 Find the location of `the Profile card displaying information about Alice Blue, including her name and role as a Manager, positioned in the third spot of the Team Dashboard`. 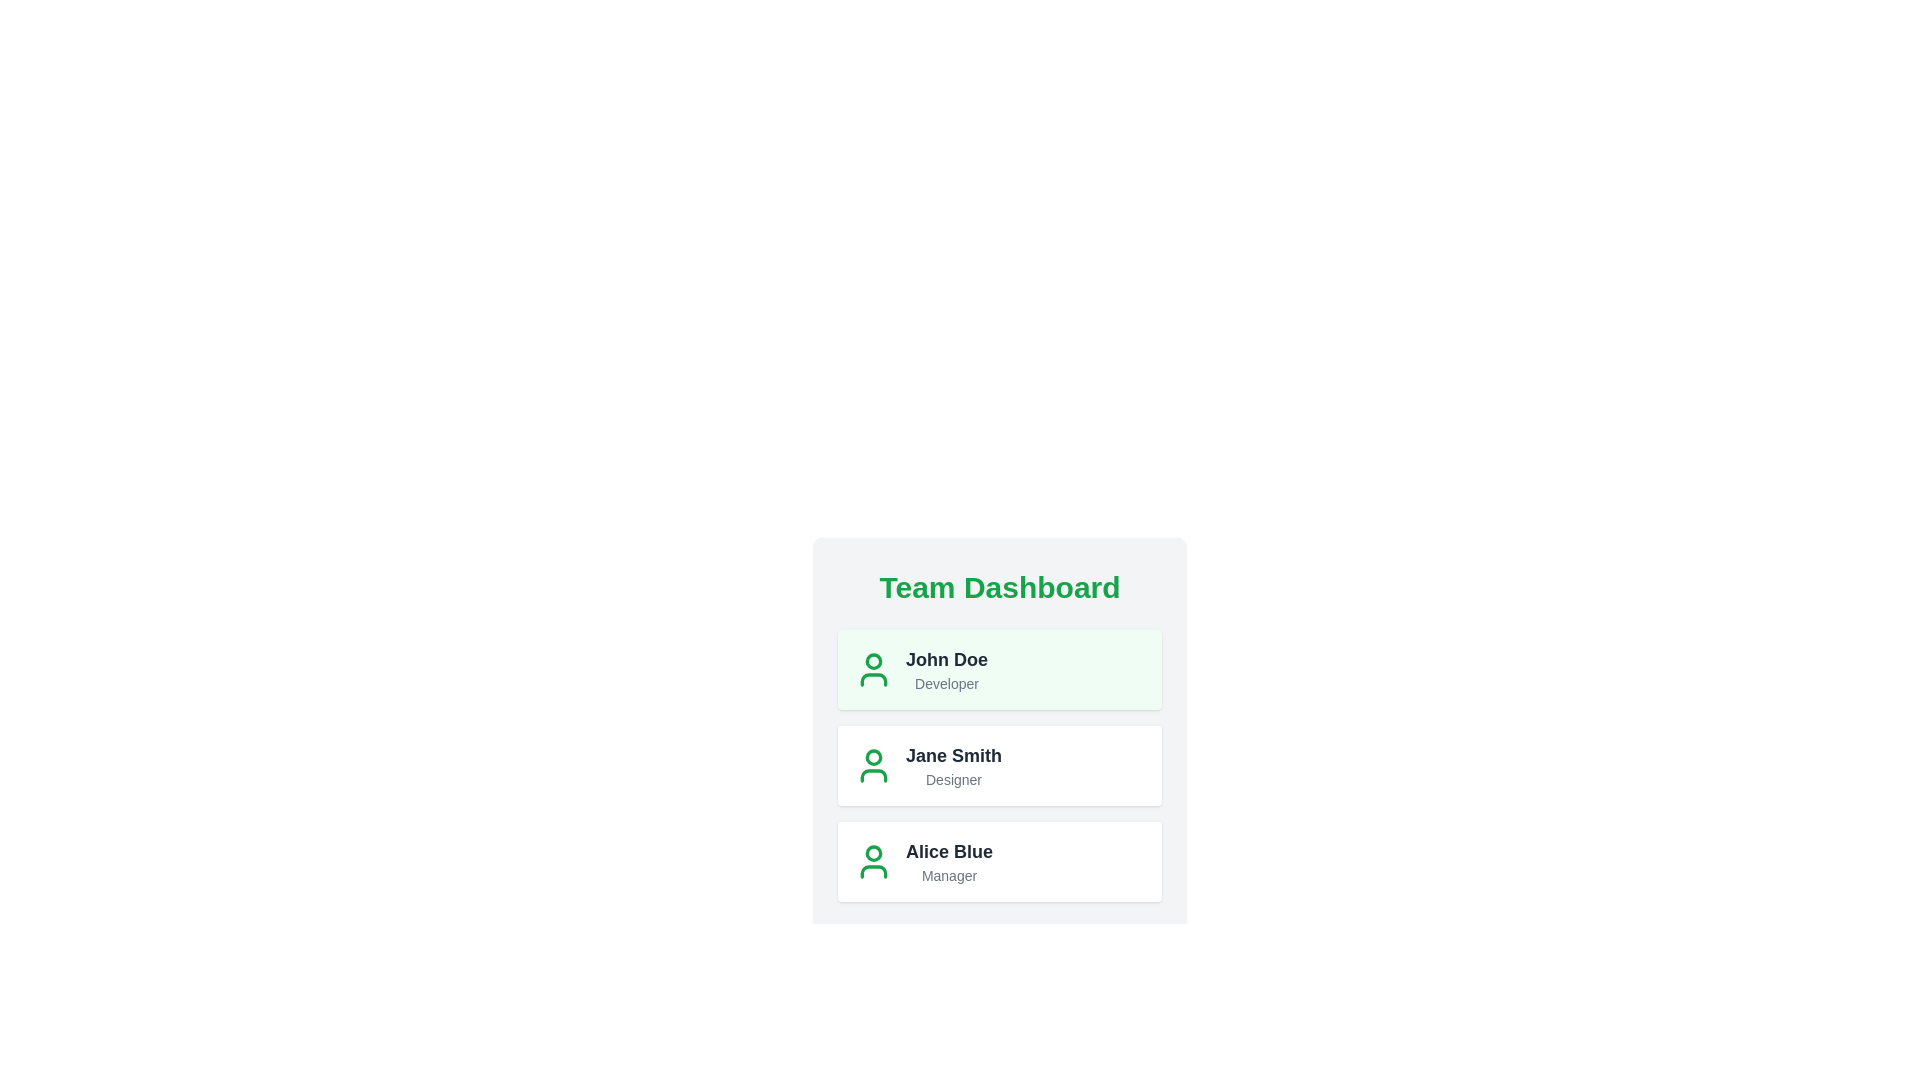

the Profile card displaying information about Alice Blue, including her name and role as a Manager, positioned in the third spot of the Team Dashboard is located at coordinates (999, 860).